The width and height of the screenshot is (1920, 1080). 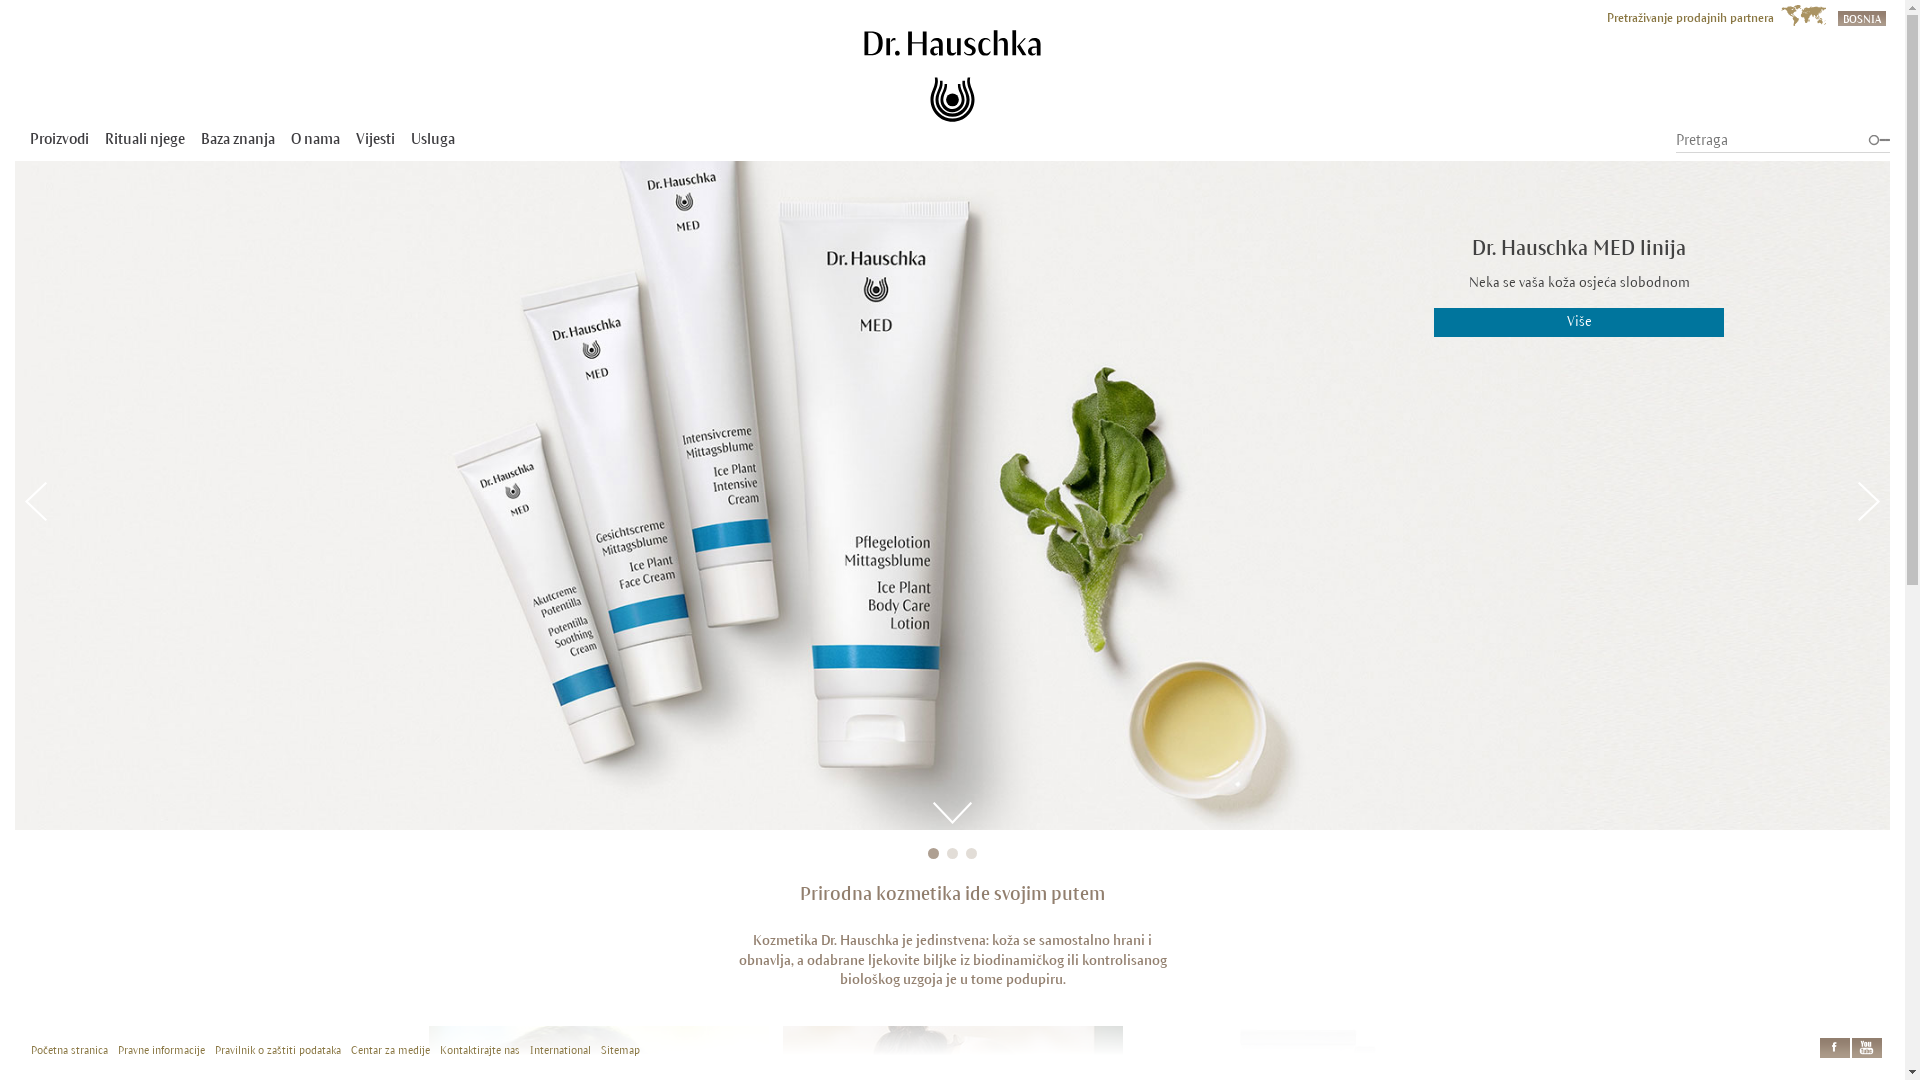 What do you see at coordinates (864, 75) in the screenshot?
I see `'Dr. Hauschka'` at bounding box center [864, 75].